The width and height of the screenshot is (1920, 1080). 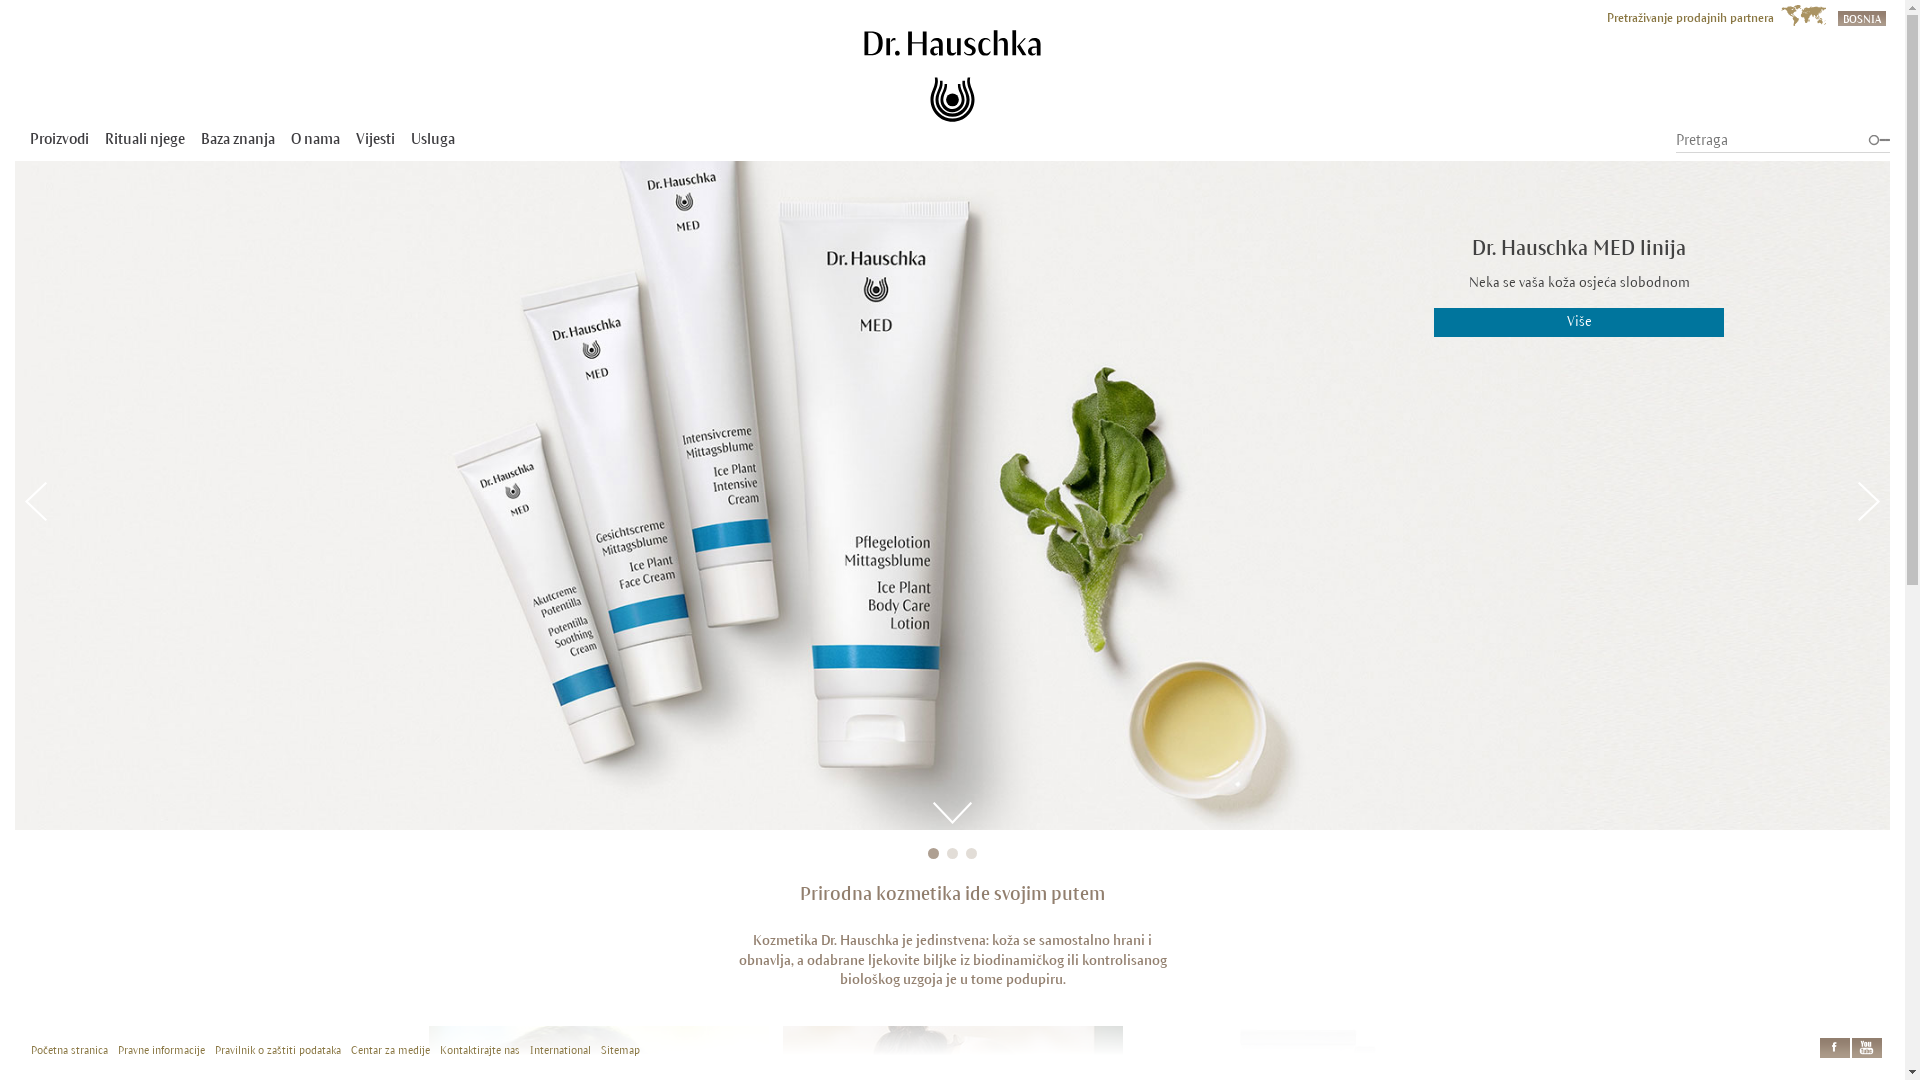 What do you see at coordinates (864, 75) in the screenshot?
I see `'Dr. Hauschka'` at bounding box center [864, 75].